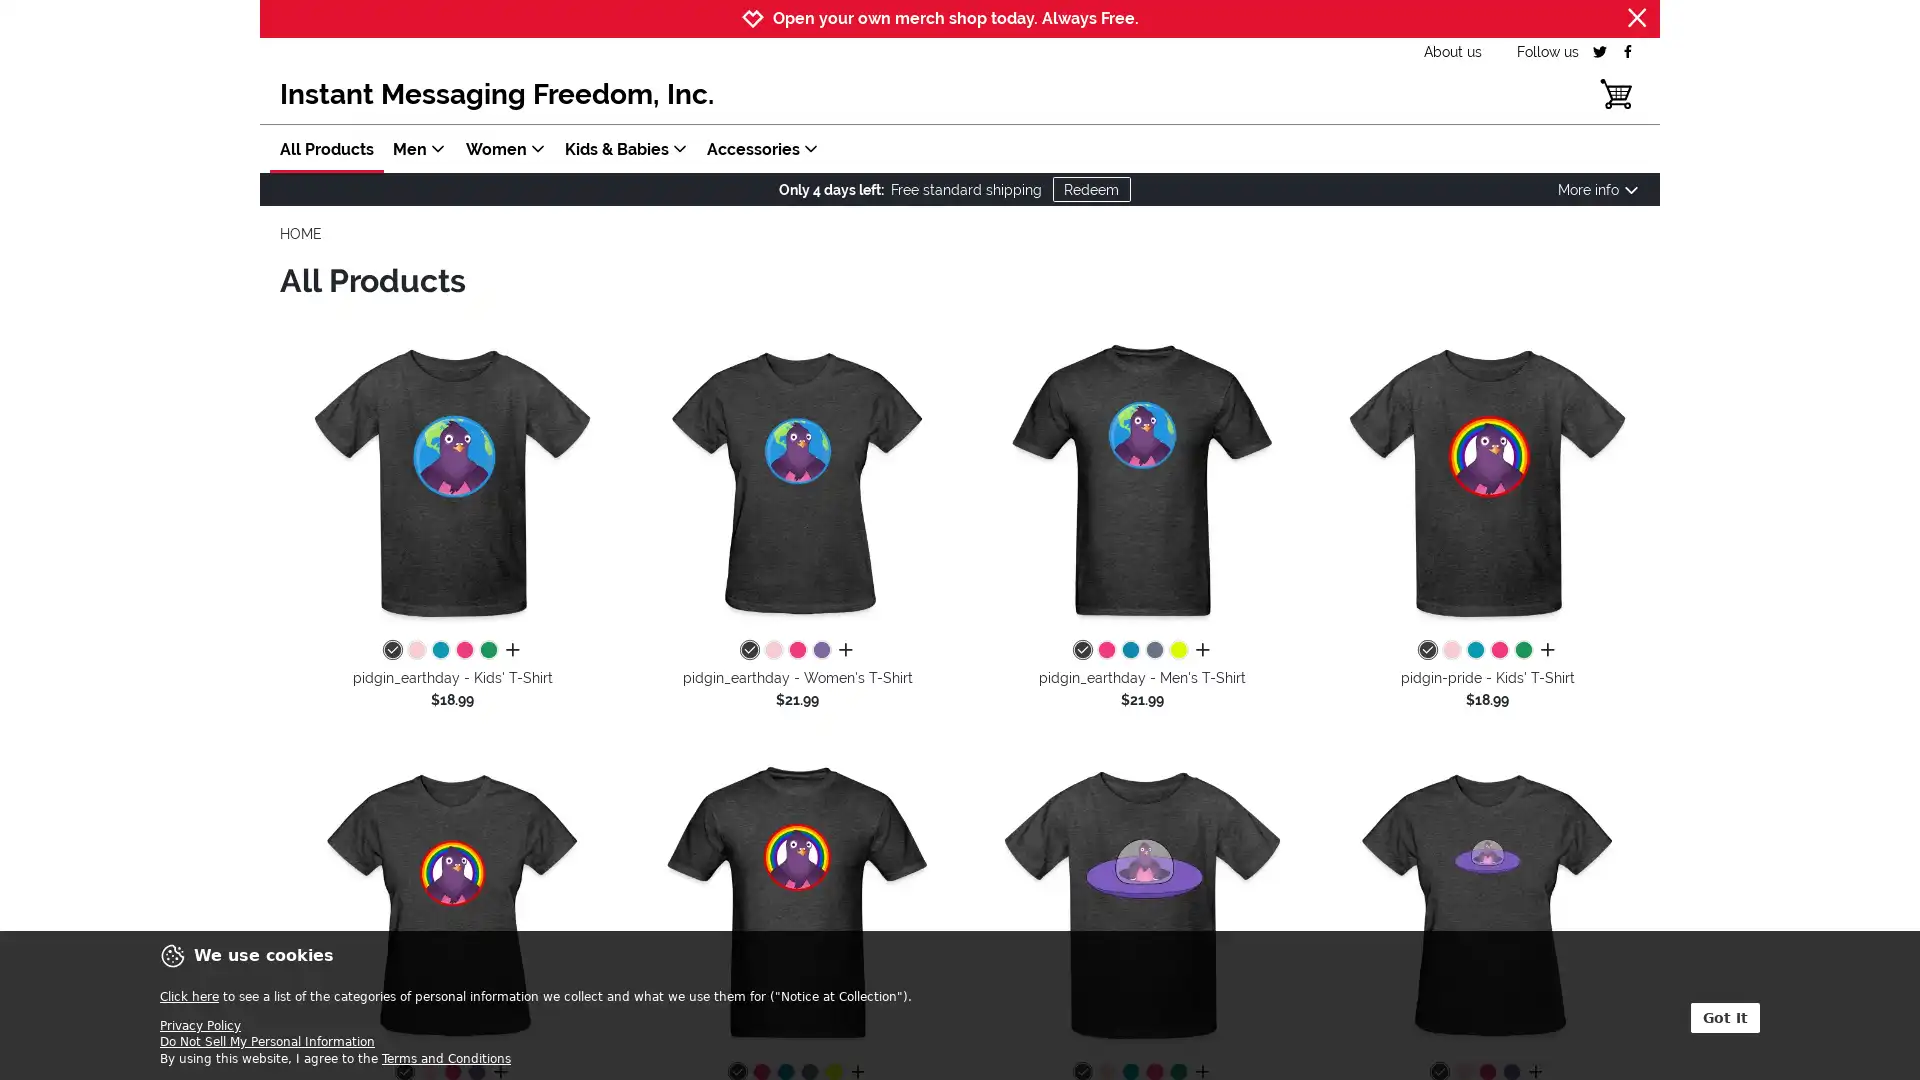 Image resolution: width=1920 pixels, height=1080 pixels. I want to click on purple heather, so click(820, 651).